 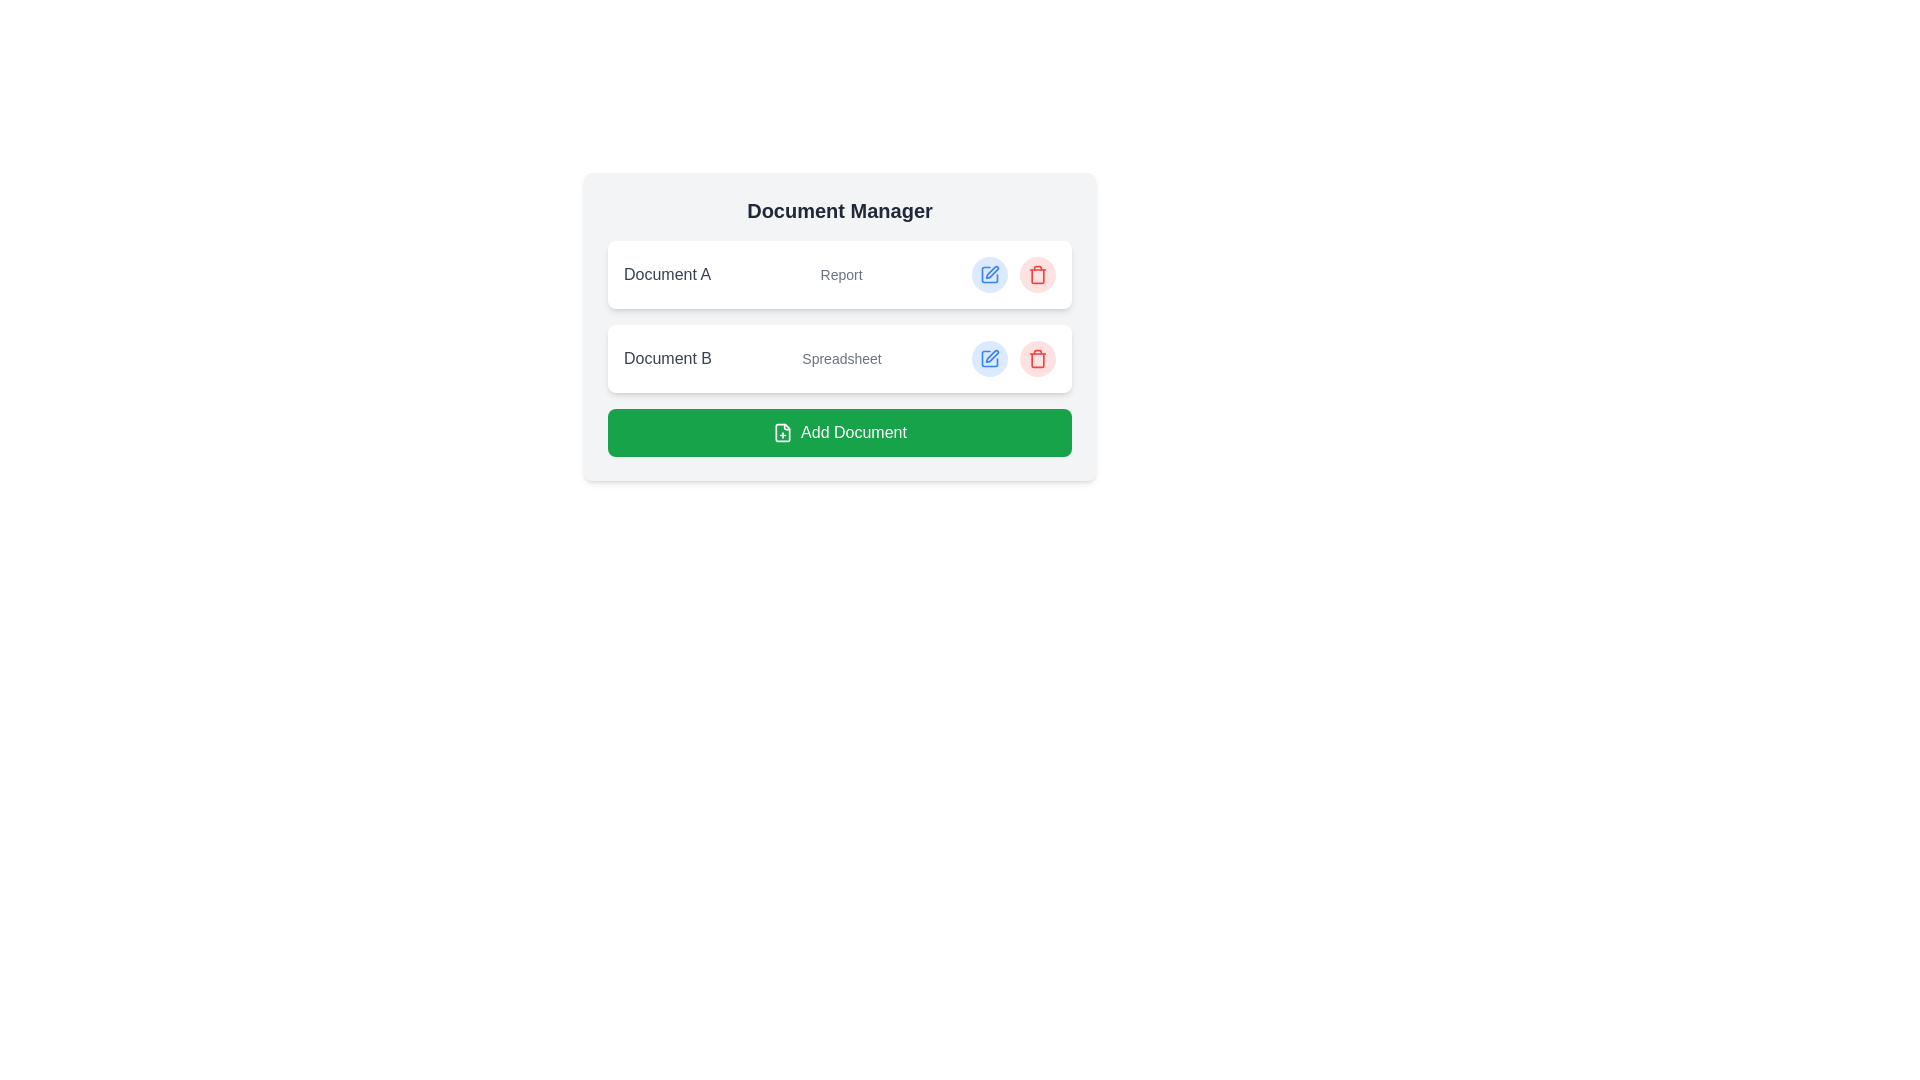 I want to click on the red circular button with a trash bin icon located to the right of the 'Document B' text label, so click(x=1037, y=357).